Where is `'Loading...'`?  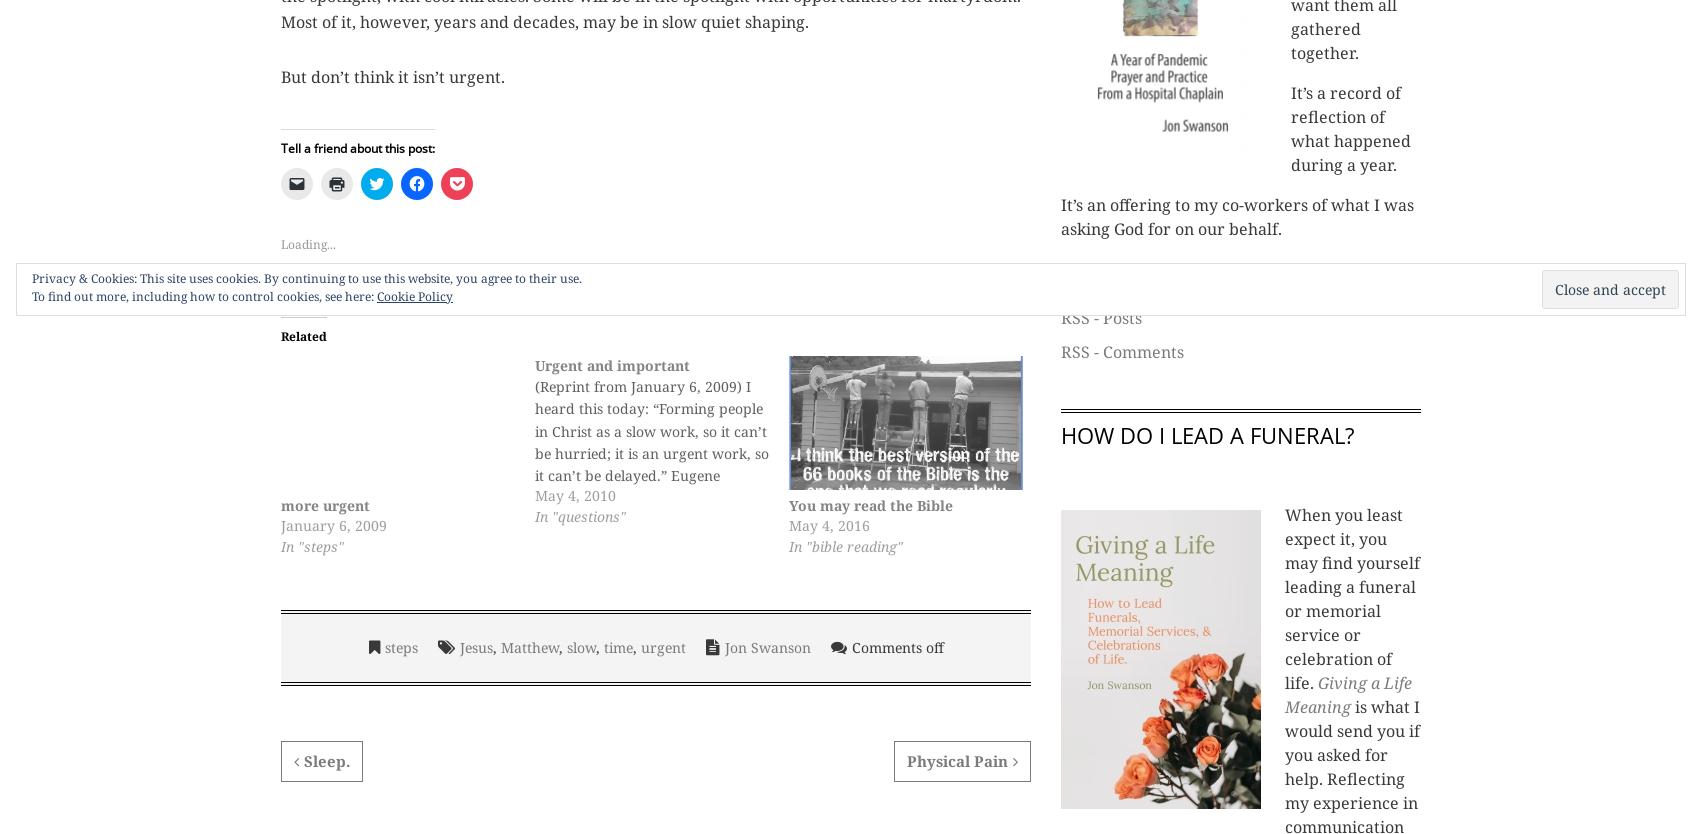 'Loading...' is located at coordinates (280, 243).